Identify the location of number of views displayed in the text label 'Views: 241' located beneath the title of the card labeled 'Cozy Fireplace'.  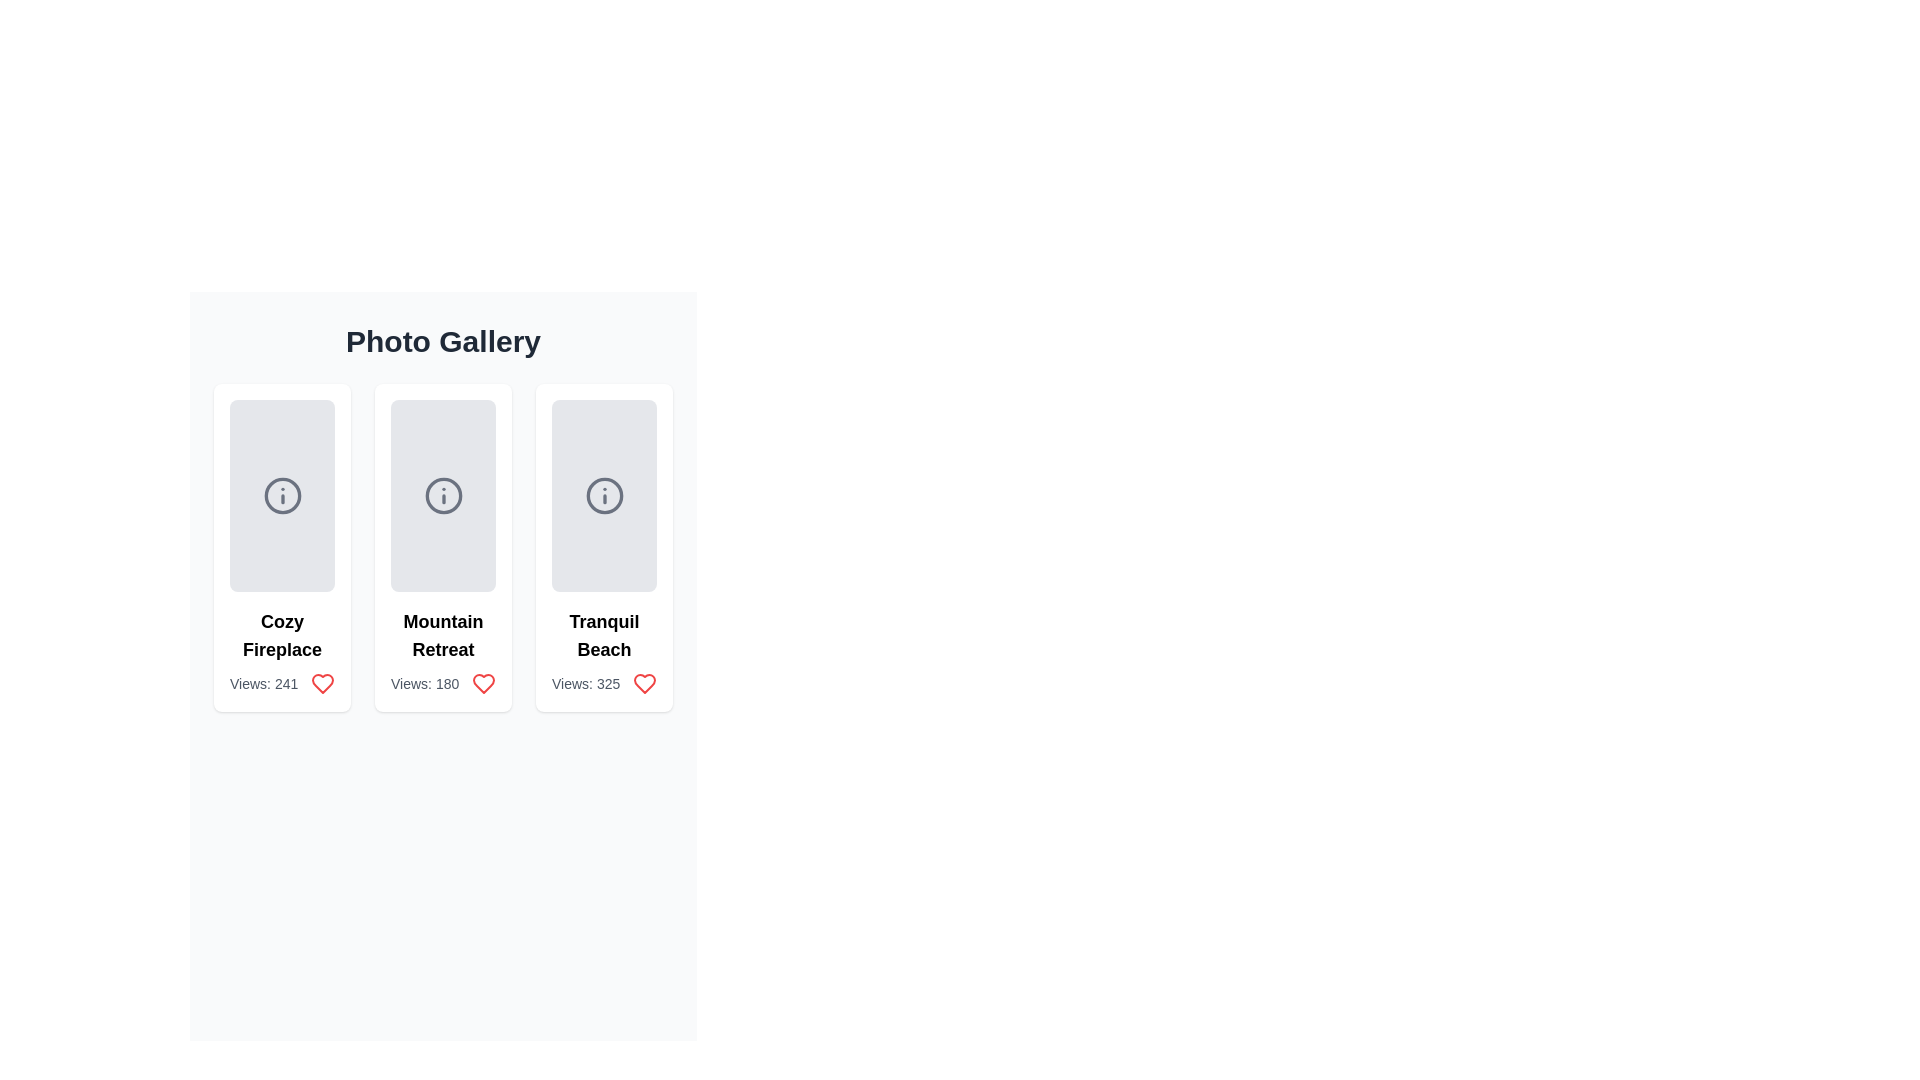
(281, 682).